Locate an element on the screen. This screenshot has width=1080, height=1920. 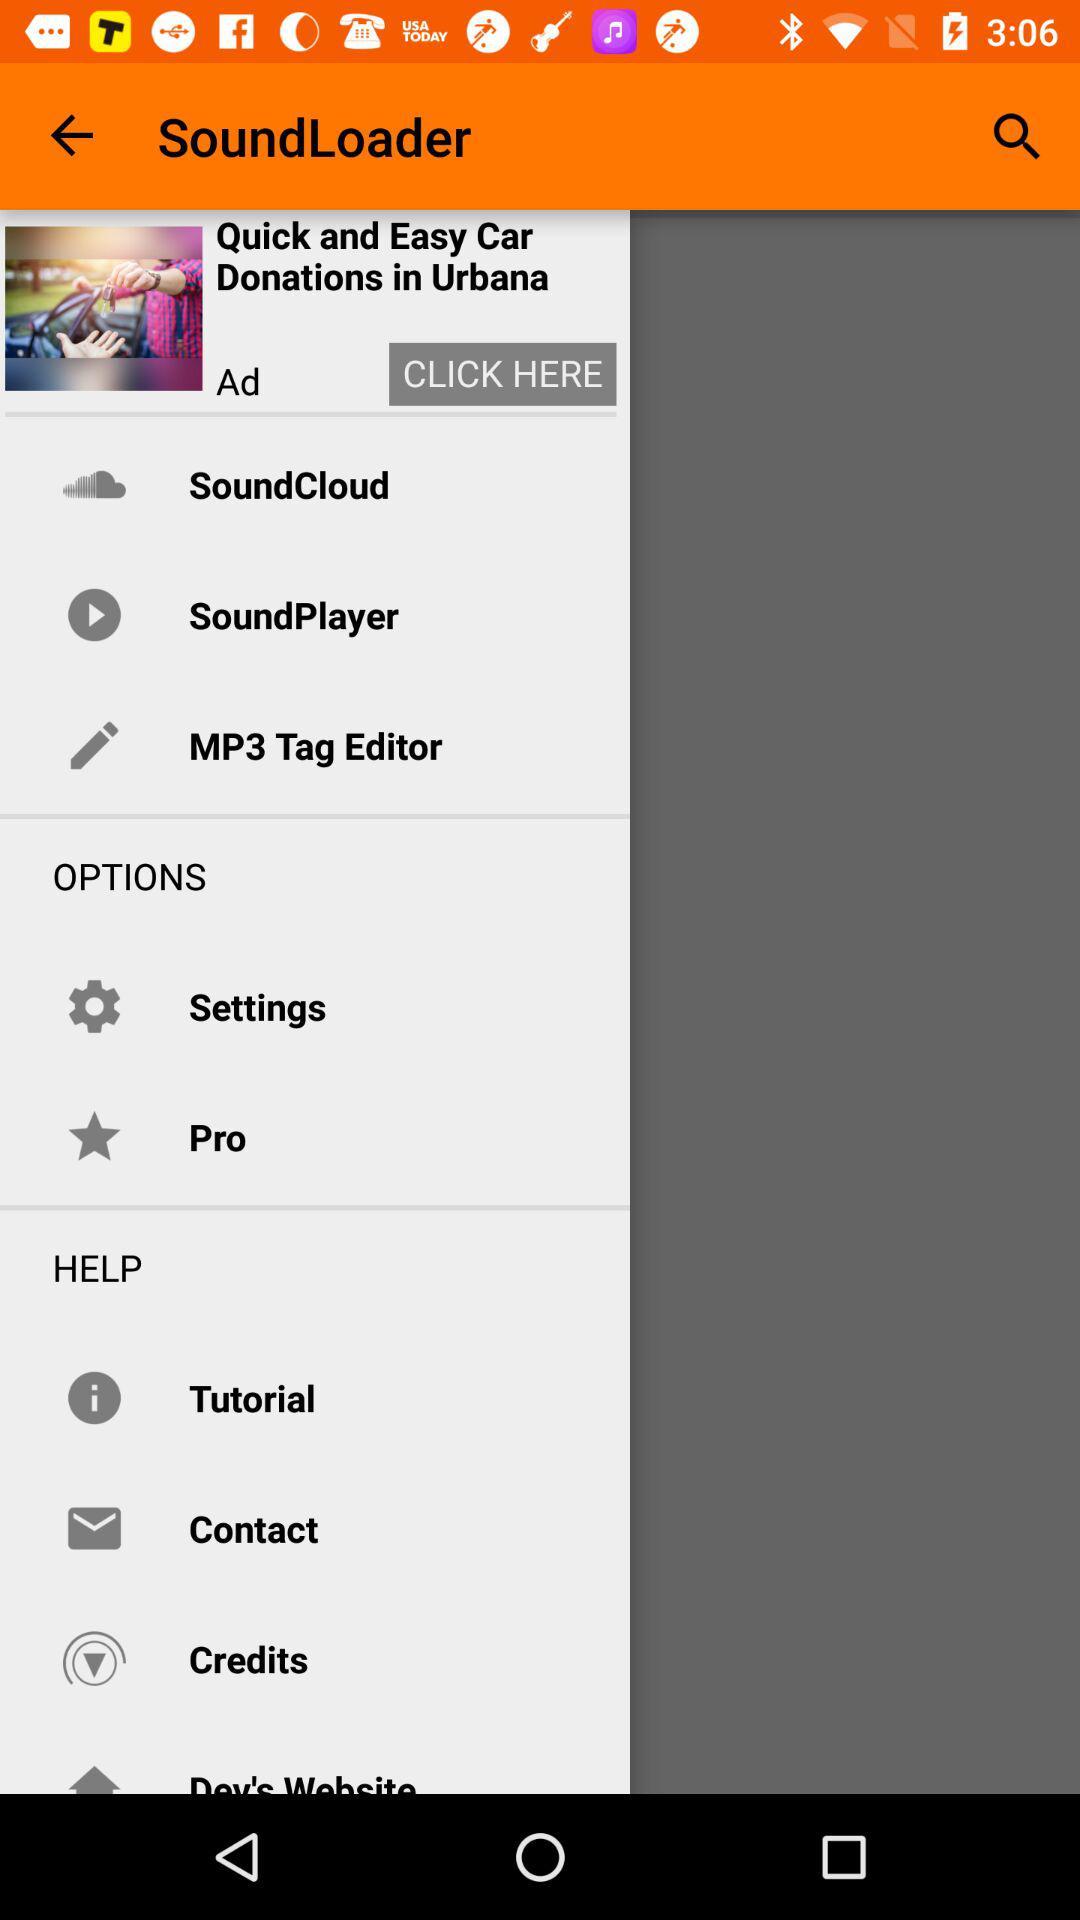
item below the soundplayer item is located at coordinates (315, 744).